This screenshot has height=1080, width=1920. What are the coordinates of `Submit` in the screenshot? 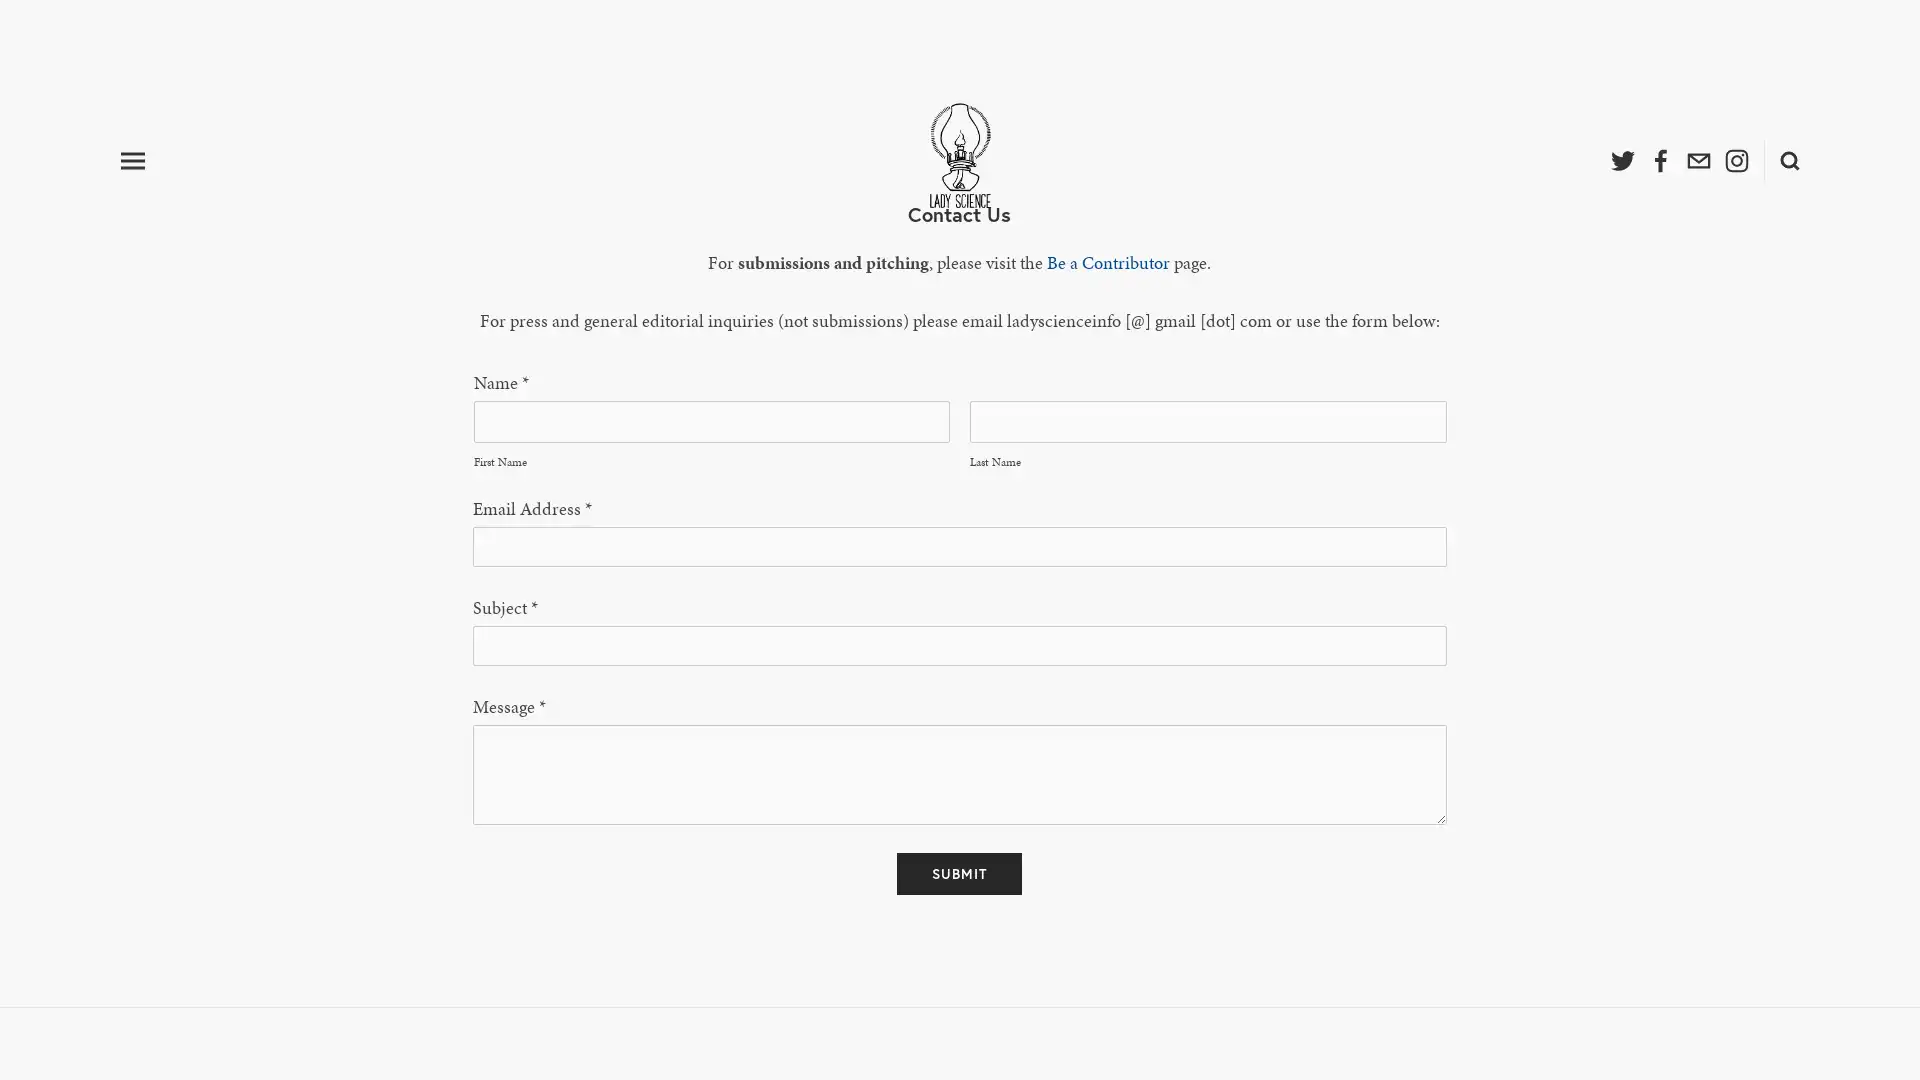 It's located at (958, 996).